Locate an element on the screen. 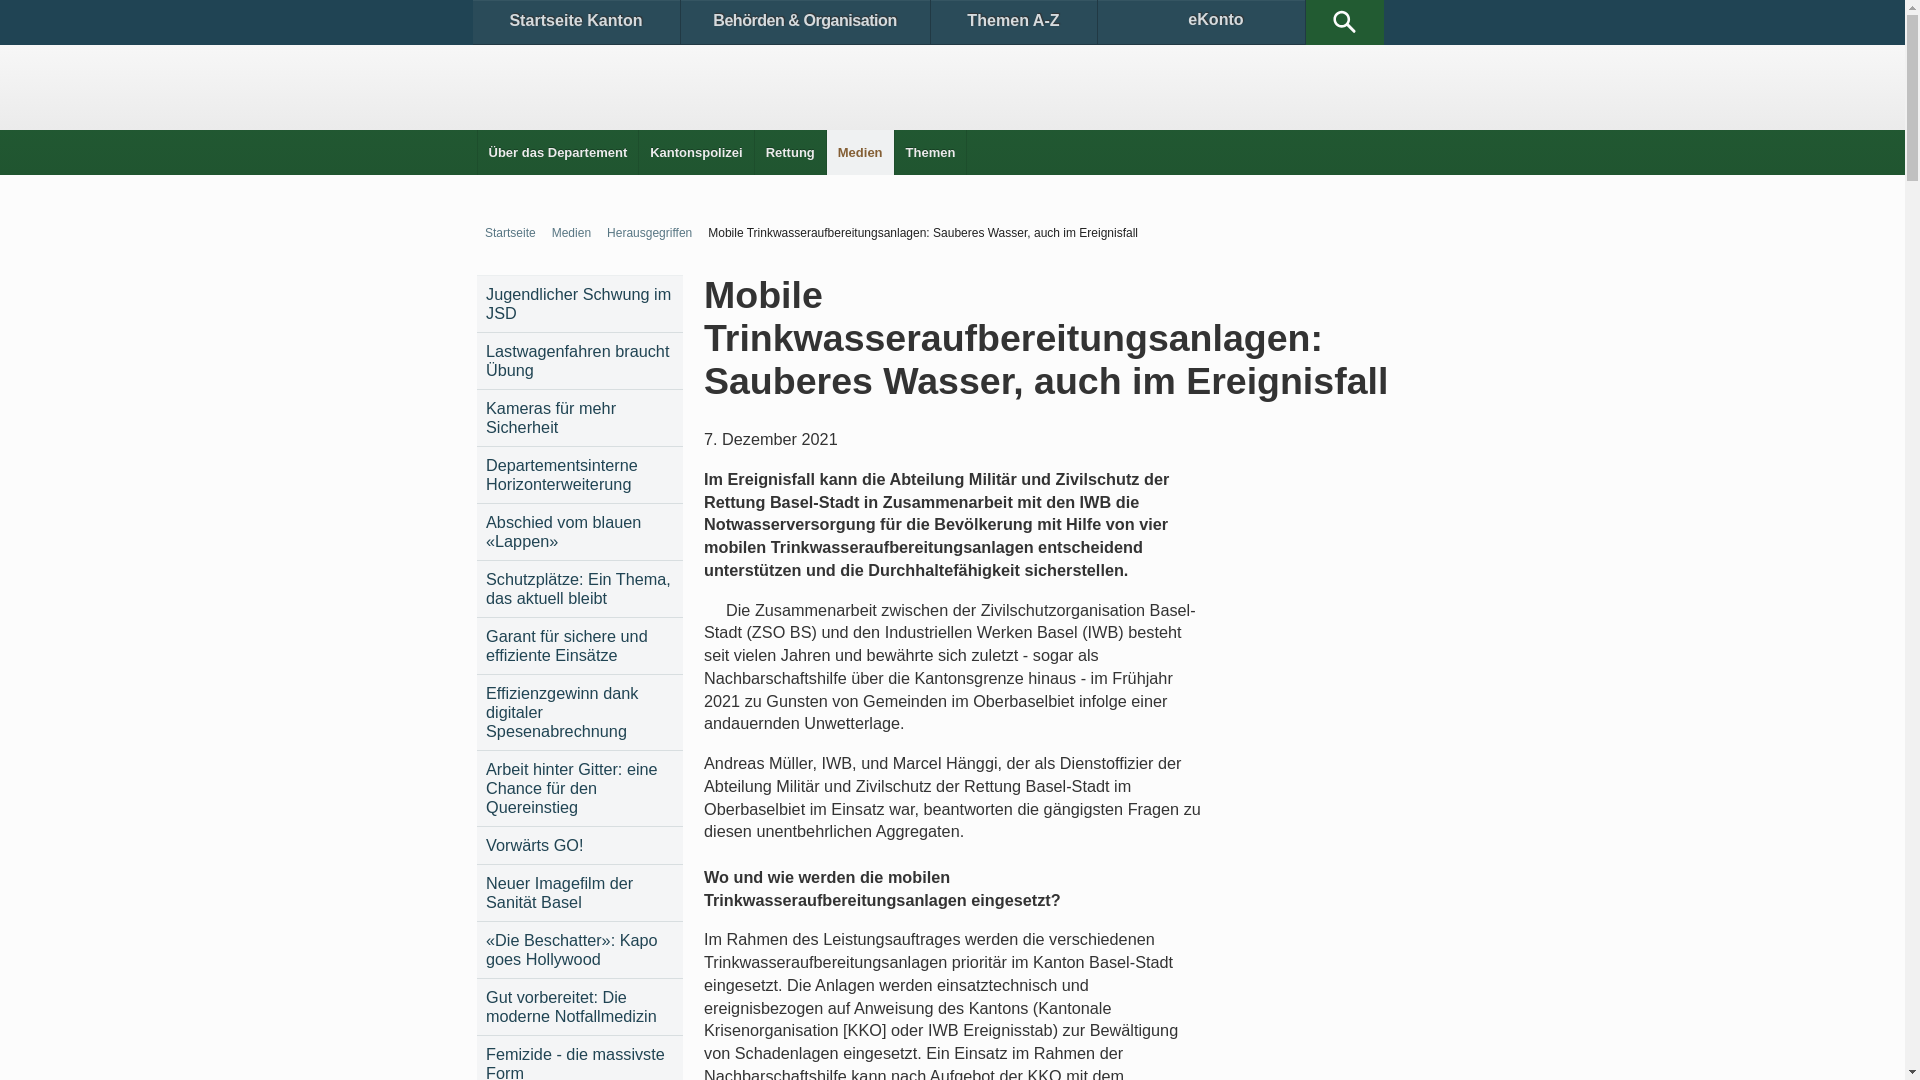 This screenshot has width=1920, height=1080. 'Medien' is located at coordinates (566, 231).